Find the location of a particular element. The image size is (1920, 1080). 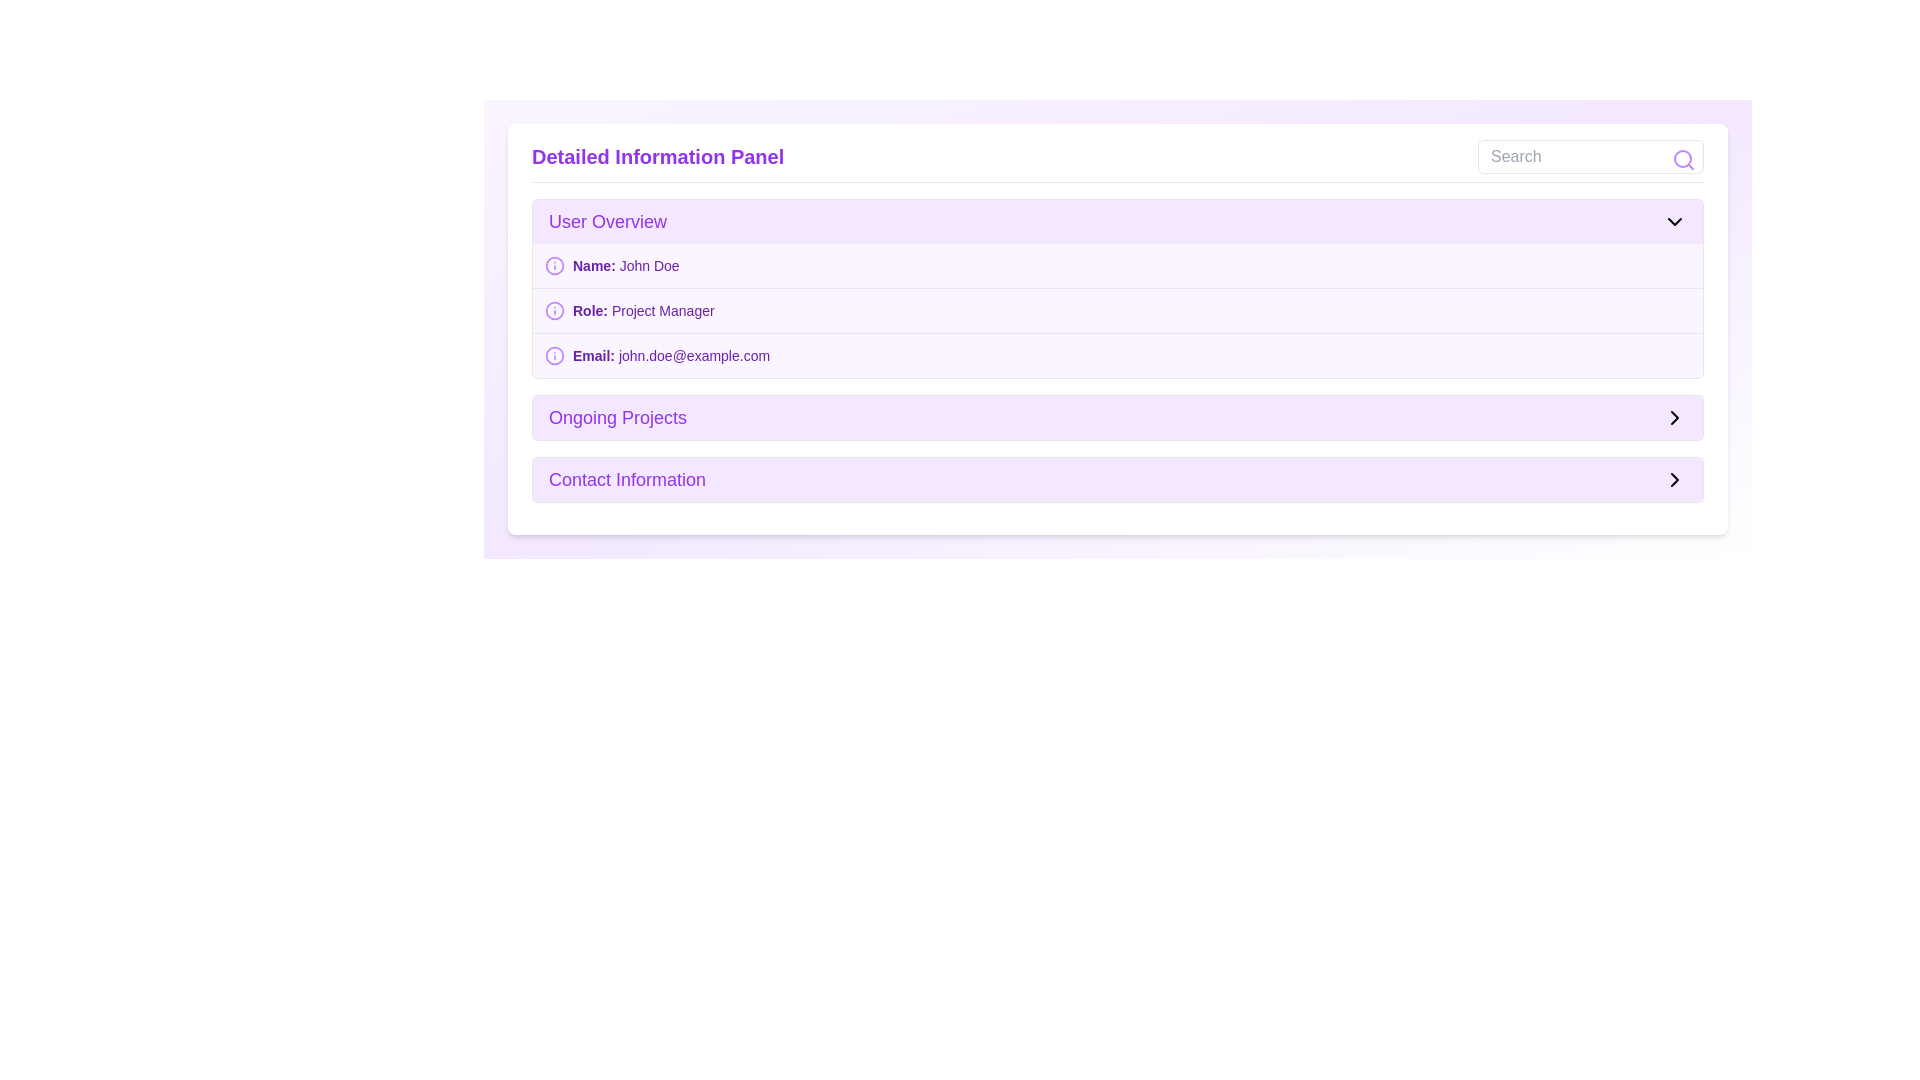

displayed name 'John Doe' from the text display, which is purple and part of the 'User Overview' section in the information layout is located at coordinates (625, 265).